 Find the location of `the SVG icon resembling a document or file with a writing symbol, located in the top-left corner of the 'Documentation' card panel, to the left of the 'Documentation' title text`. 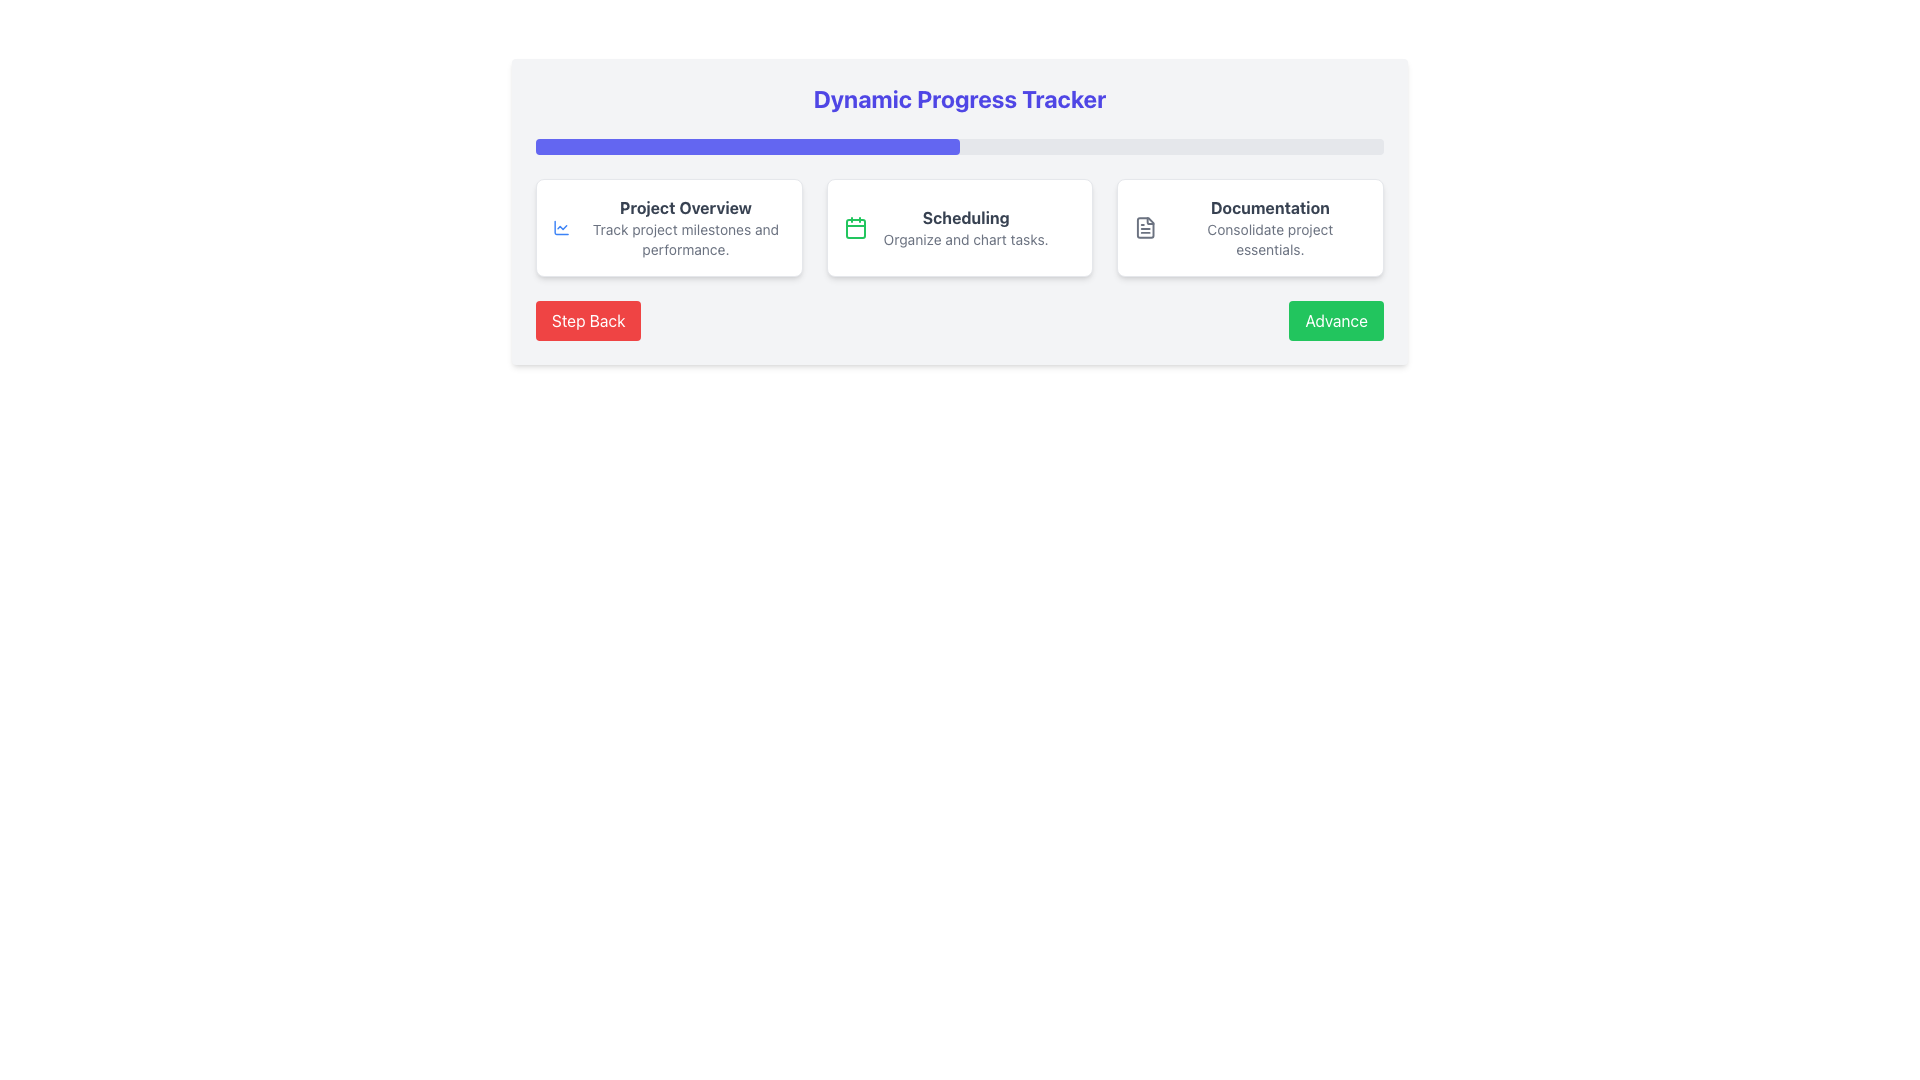

the SVG icon resembling a document or file with a writing symbol, located in the top-left corner of the 'Documentation' card panel, to the left of the 'Documentation' title text is located at coordinates (1146, 226).